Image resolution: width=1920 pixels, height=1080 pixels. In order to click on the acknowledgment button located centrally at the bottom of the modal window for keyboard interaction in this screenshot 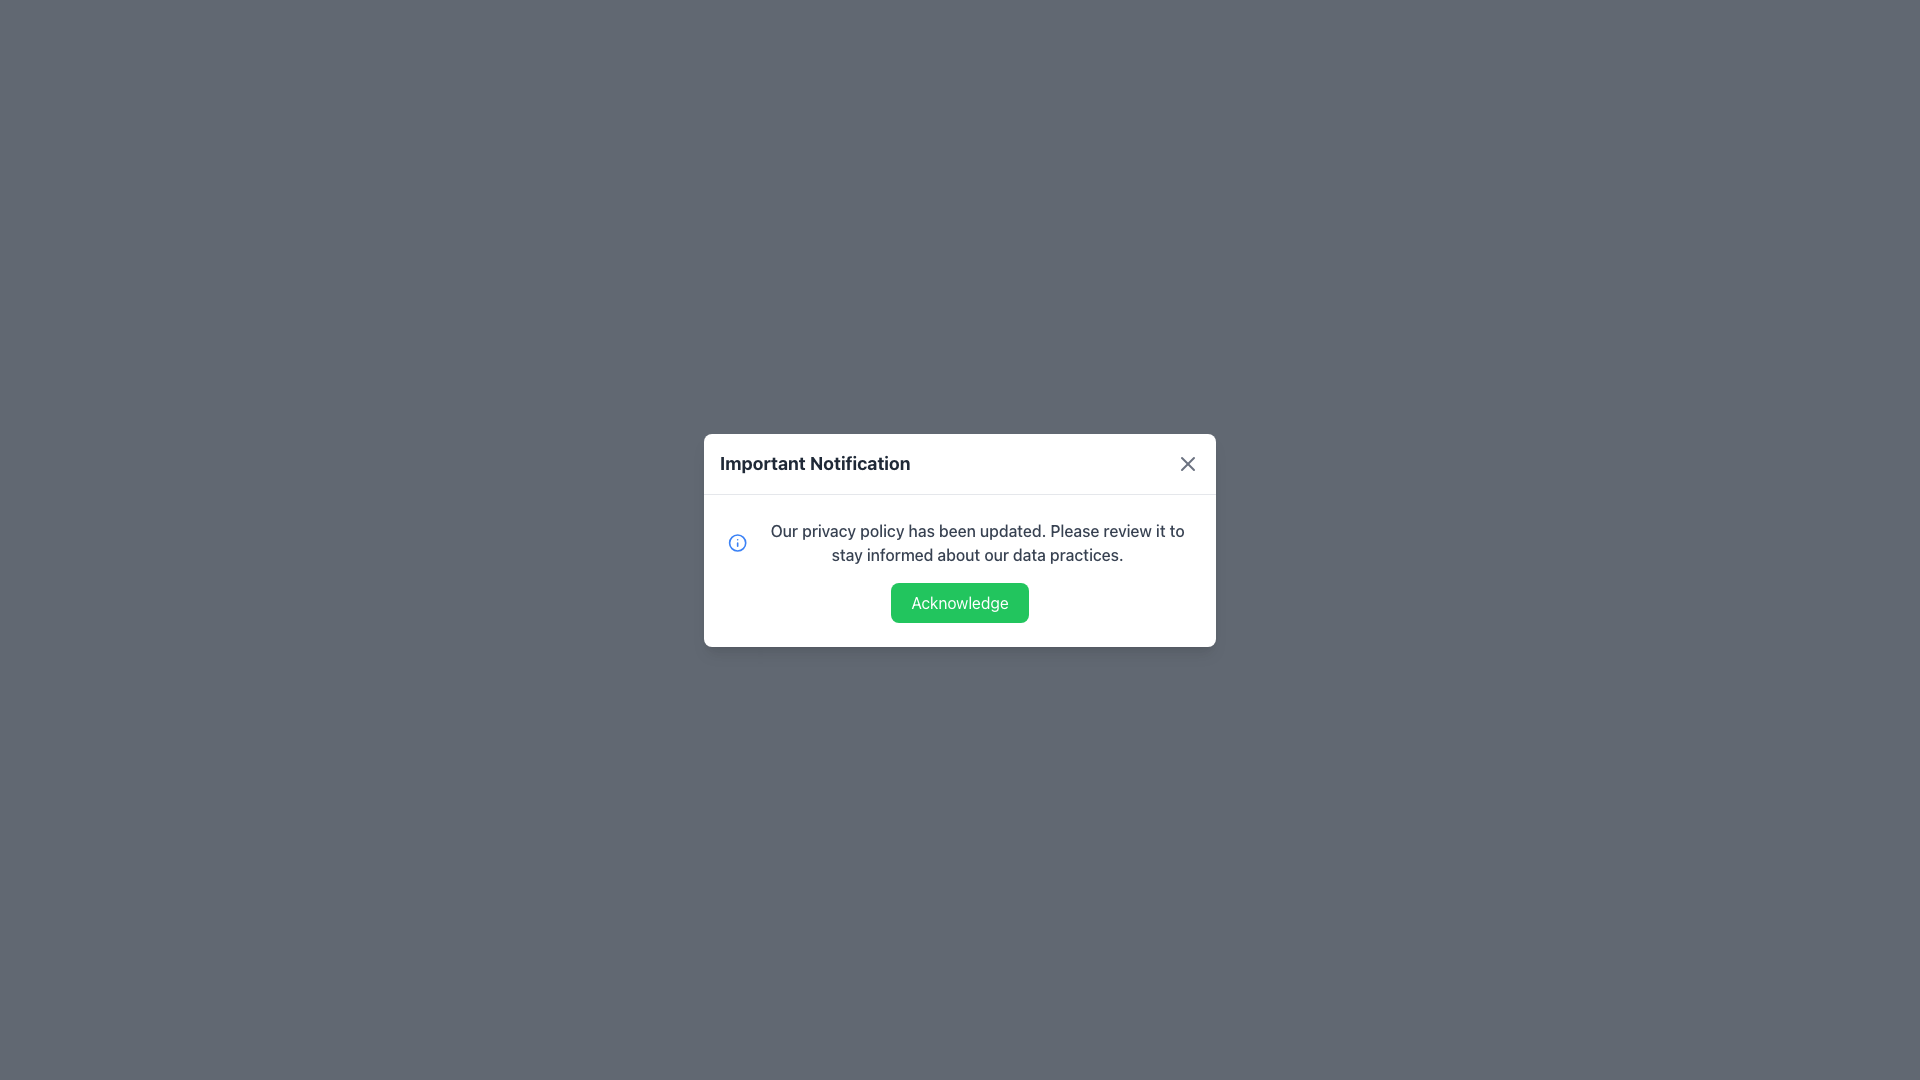, I will do `click(960, 601)`.